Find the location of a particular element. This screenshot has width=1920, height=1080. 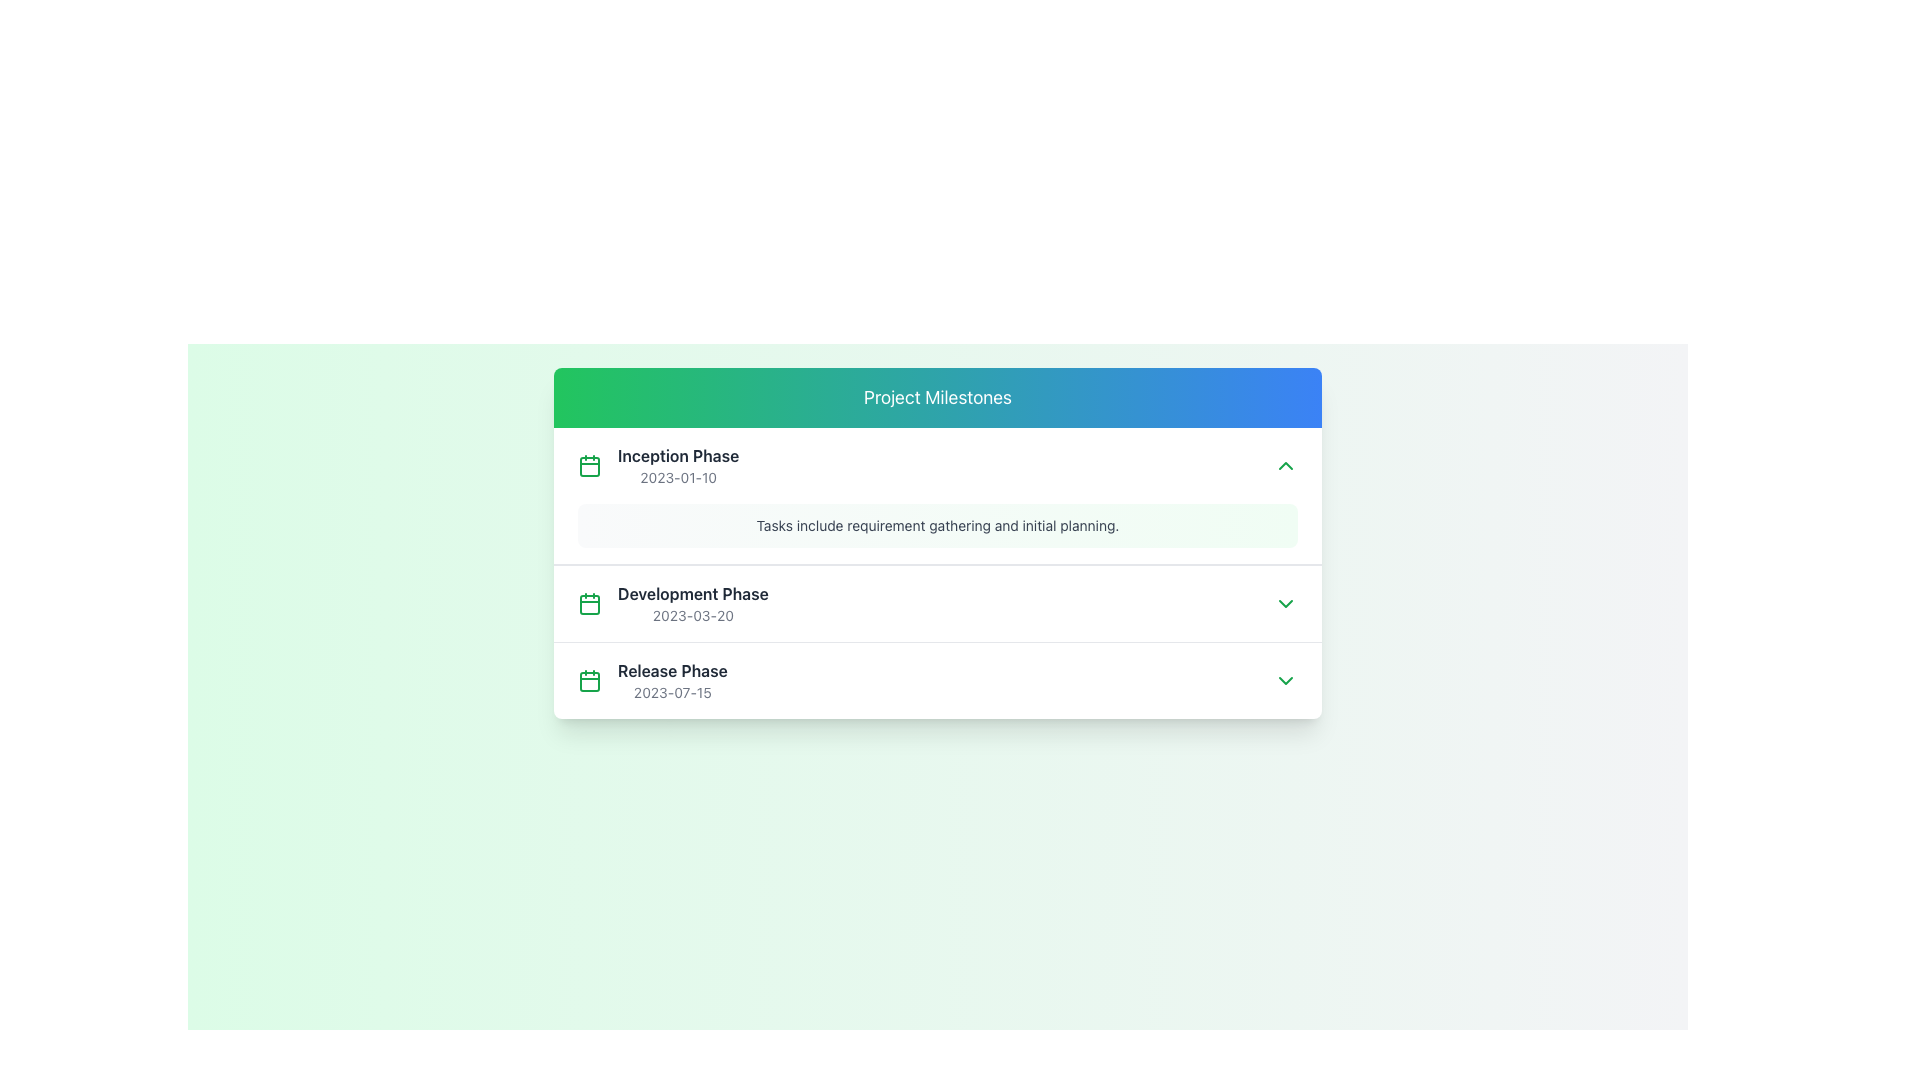

the calendar icon with a green outline located to the left of the 'Release Phase' title in the milestones list is located at coordinates (589, 680).